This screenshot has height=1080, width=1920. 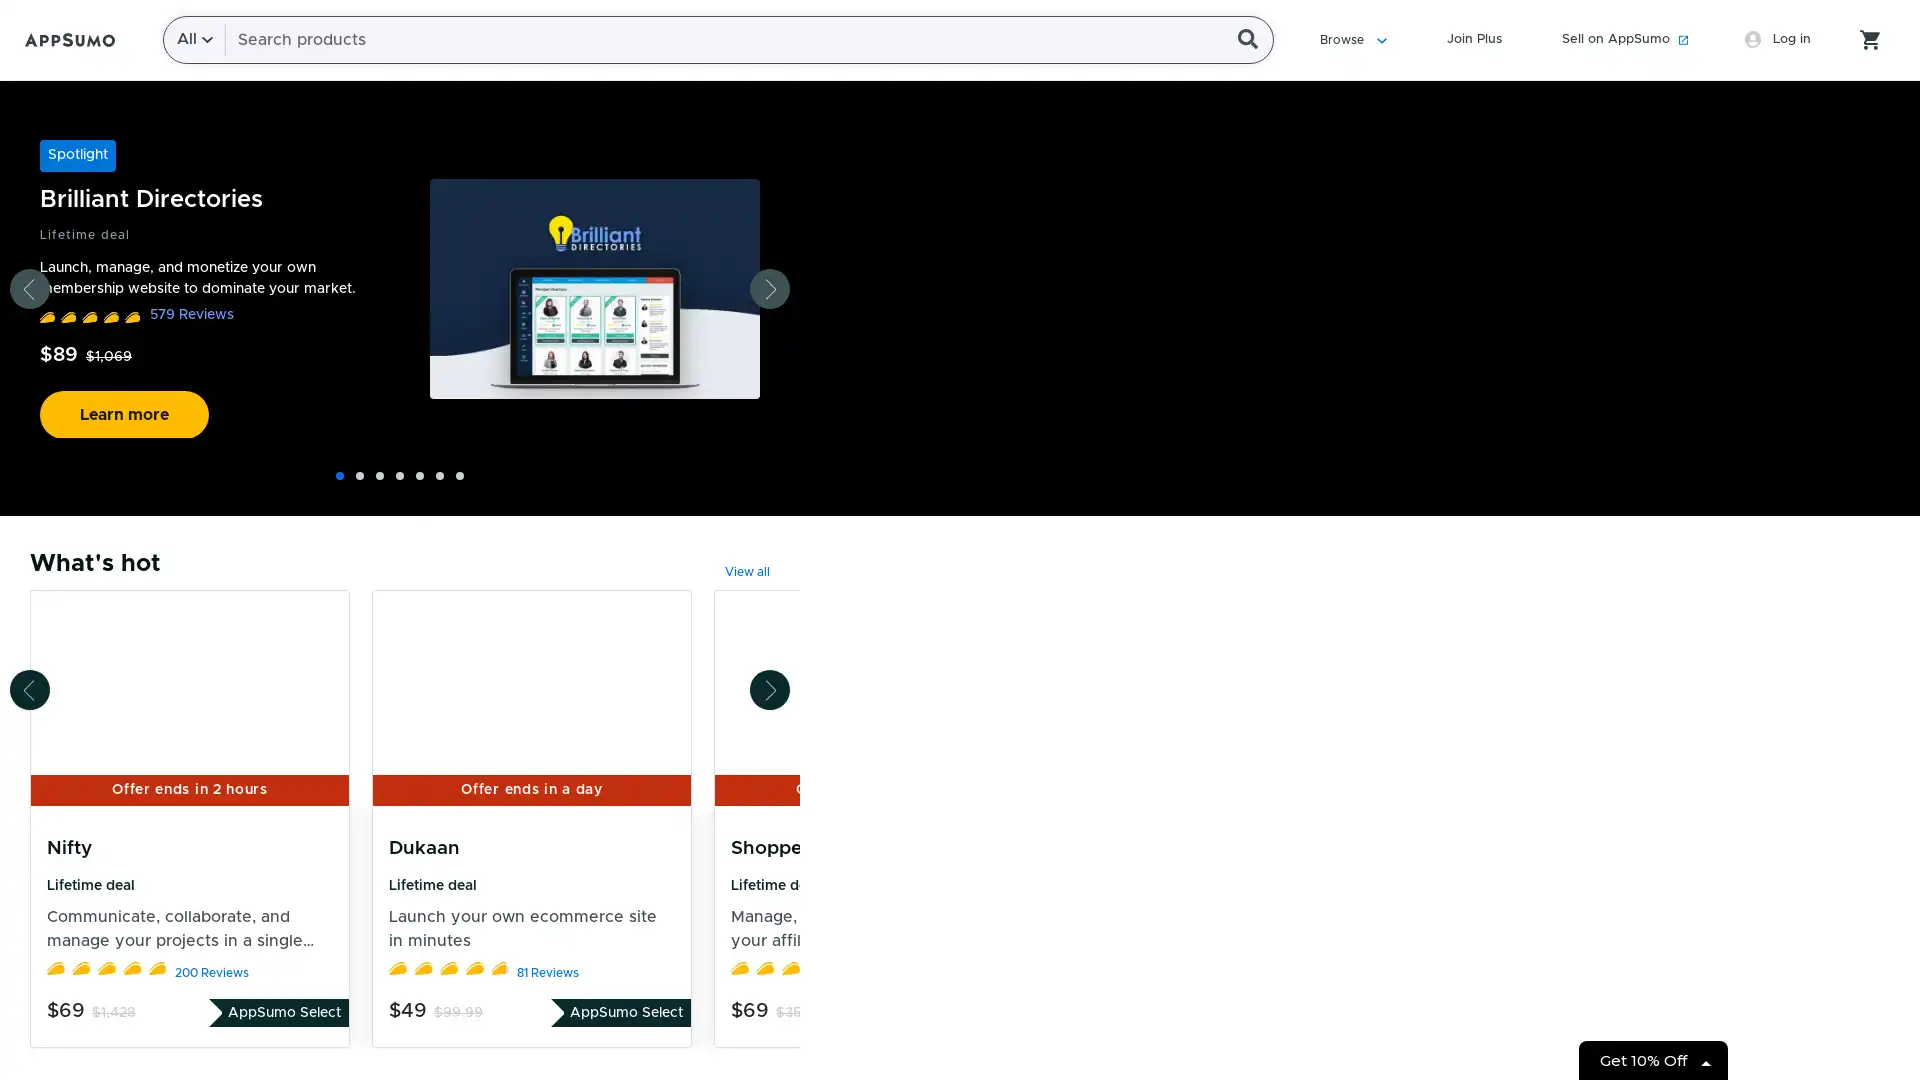 What do you see at coordinates (1286, 144) in the screenshot?
I see `Close` at bounding box center [1286, 144].